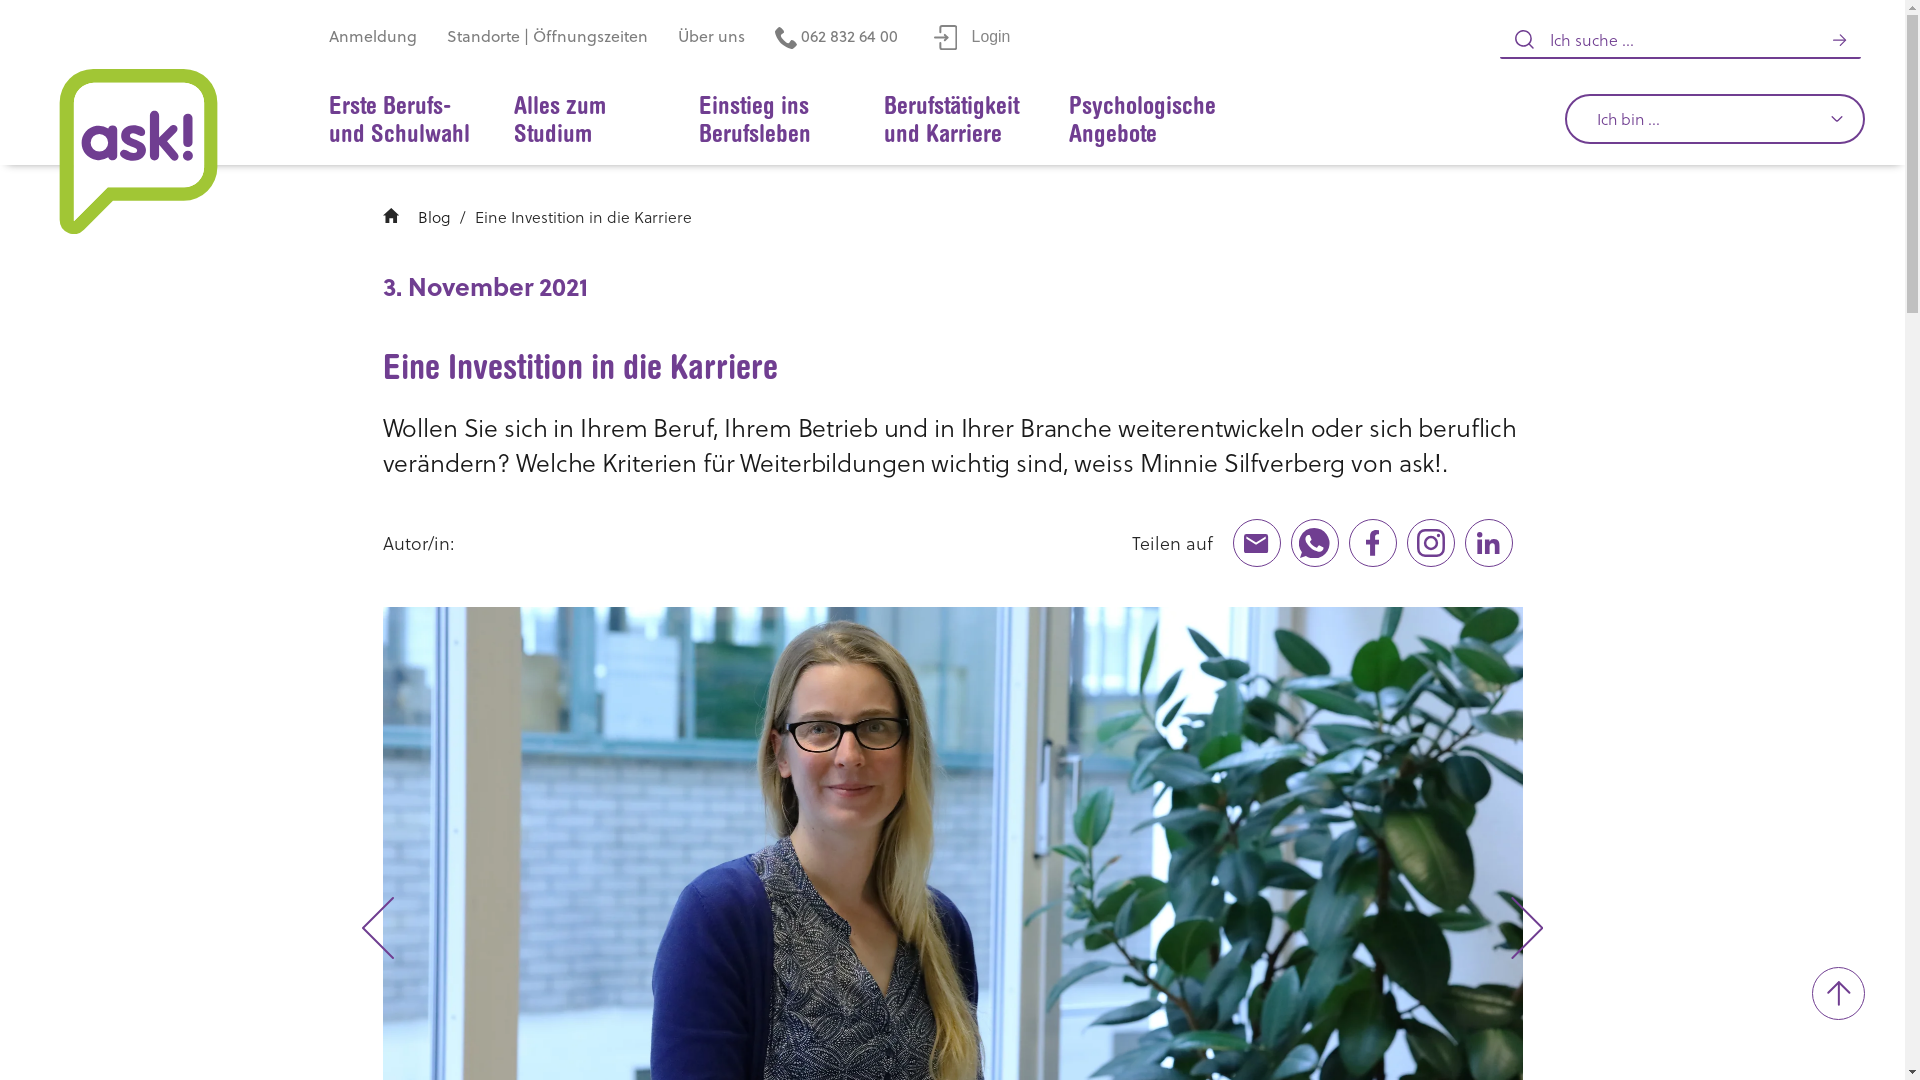  What do you see at coordinates (1142, 120) in the screenshot?
I see `'Psychologische Angebote'` at bounding box center [1142, 120].